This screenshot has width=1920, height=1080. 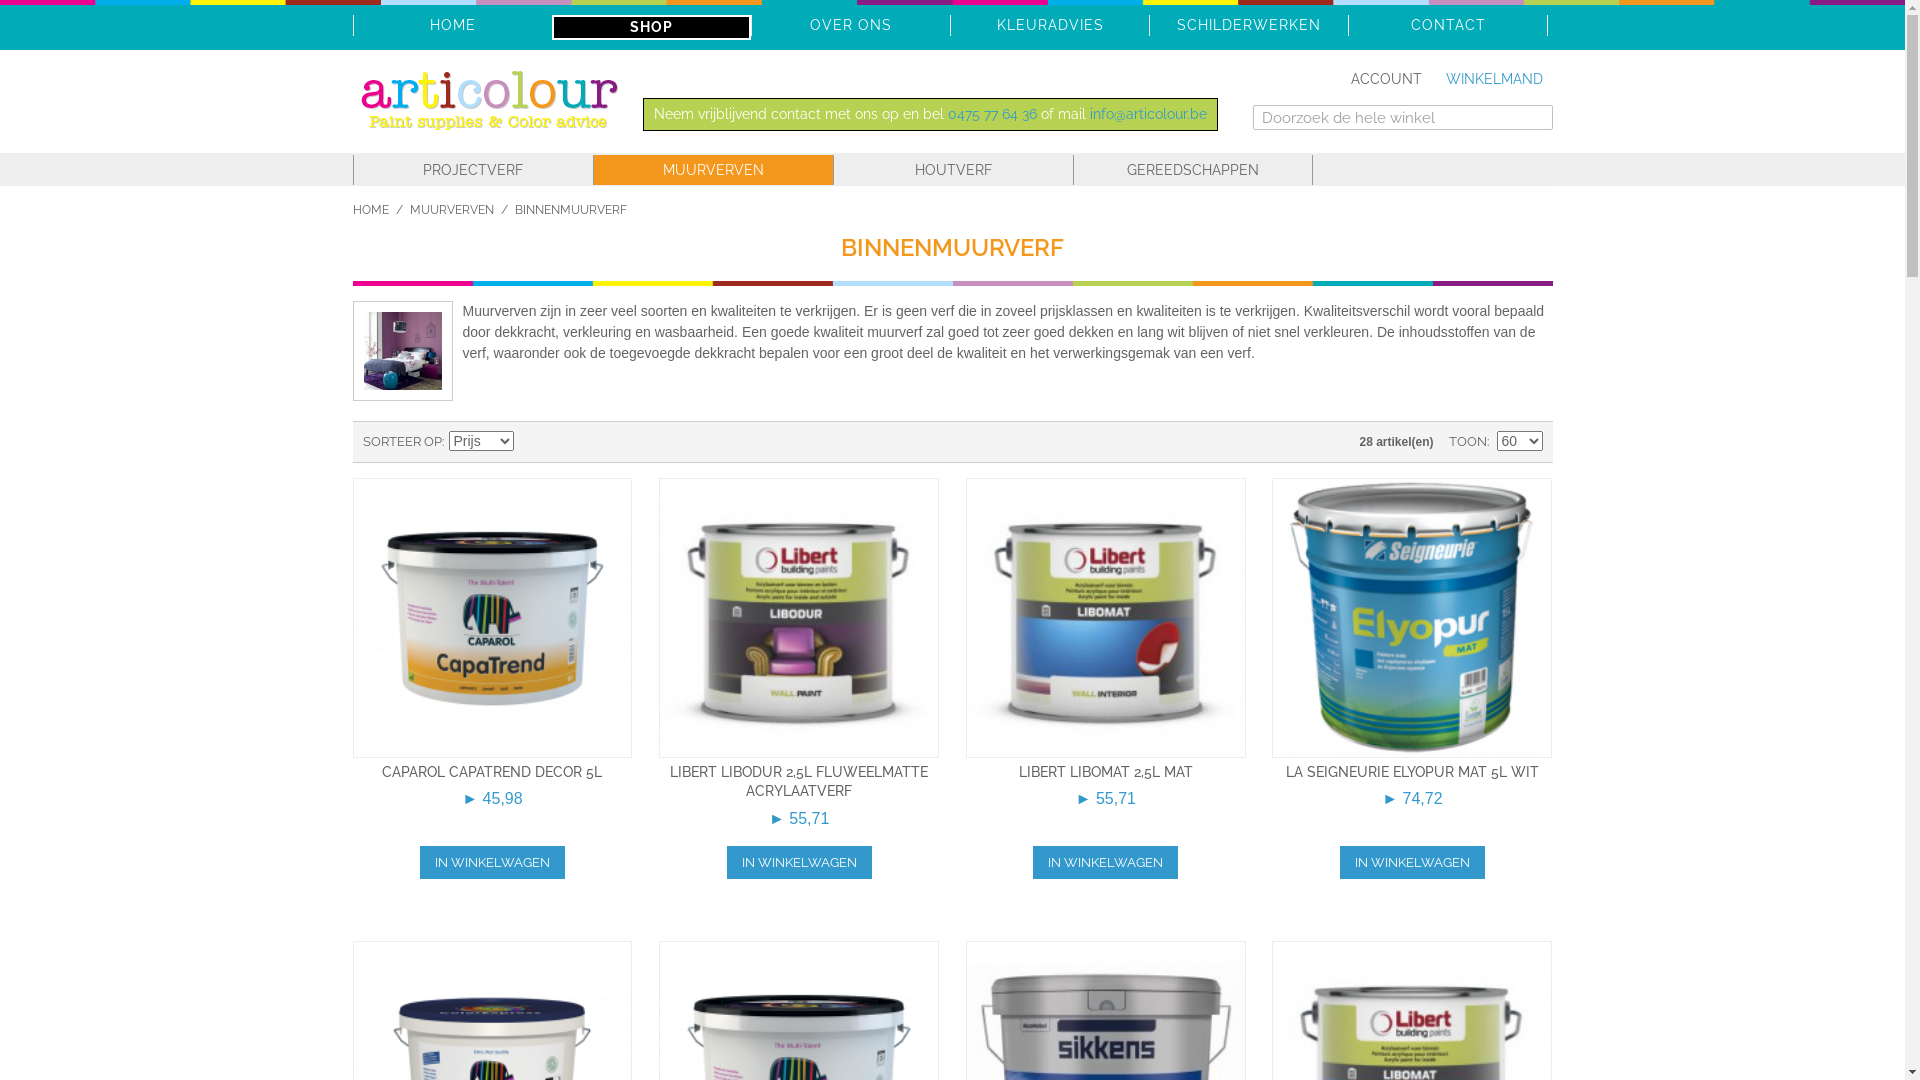 I want to click on 'IN WINKELWAGEN', so click(x=725, y=861).